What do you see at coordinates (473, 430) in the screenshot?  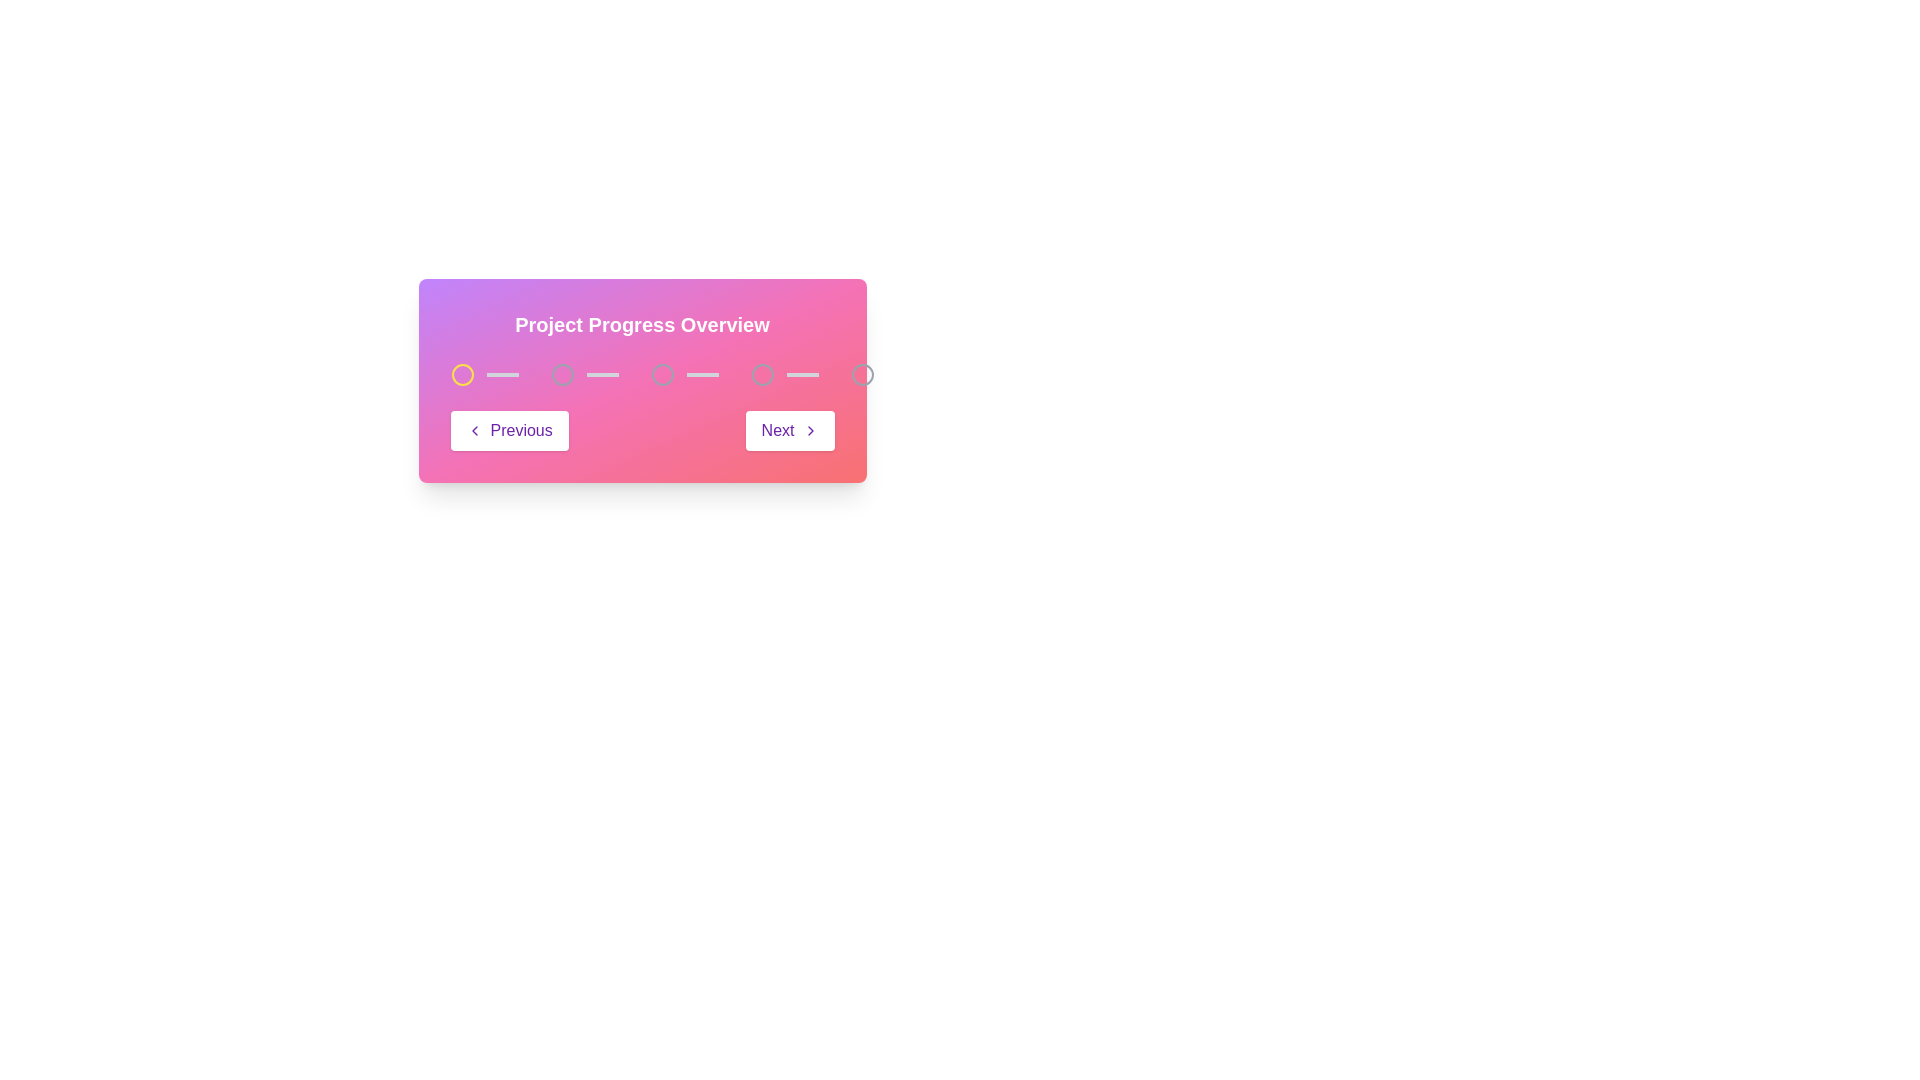 I see `the left chevron SVG icon that indicates backward navigation within the 'Previous' button at the bottom-left of the progress-tracking component` at bounding box center [473, 430].